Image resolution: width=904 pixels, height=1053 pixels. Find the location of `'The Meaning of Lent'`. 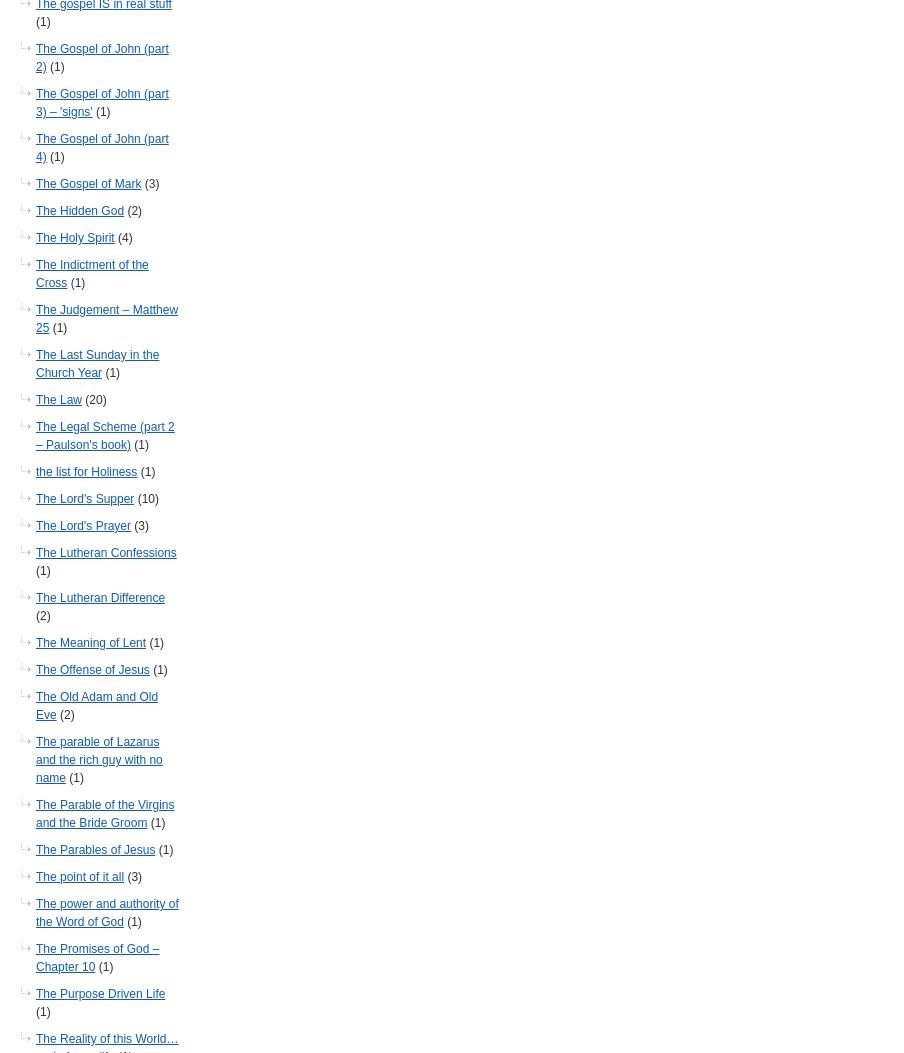

'The Meaning of Lent' is located at coordinates (91, 641).